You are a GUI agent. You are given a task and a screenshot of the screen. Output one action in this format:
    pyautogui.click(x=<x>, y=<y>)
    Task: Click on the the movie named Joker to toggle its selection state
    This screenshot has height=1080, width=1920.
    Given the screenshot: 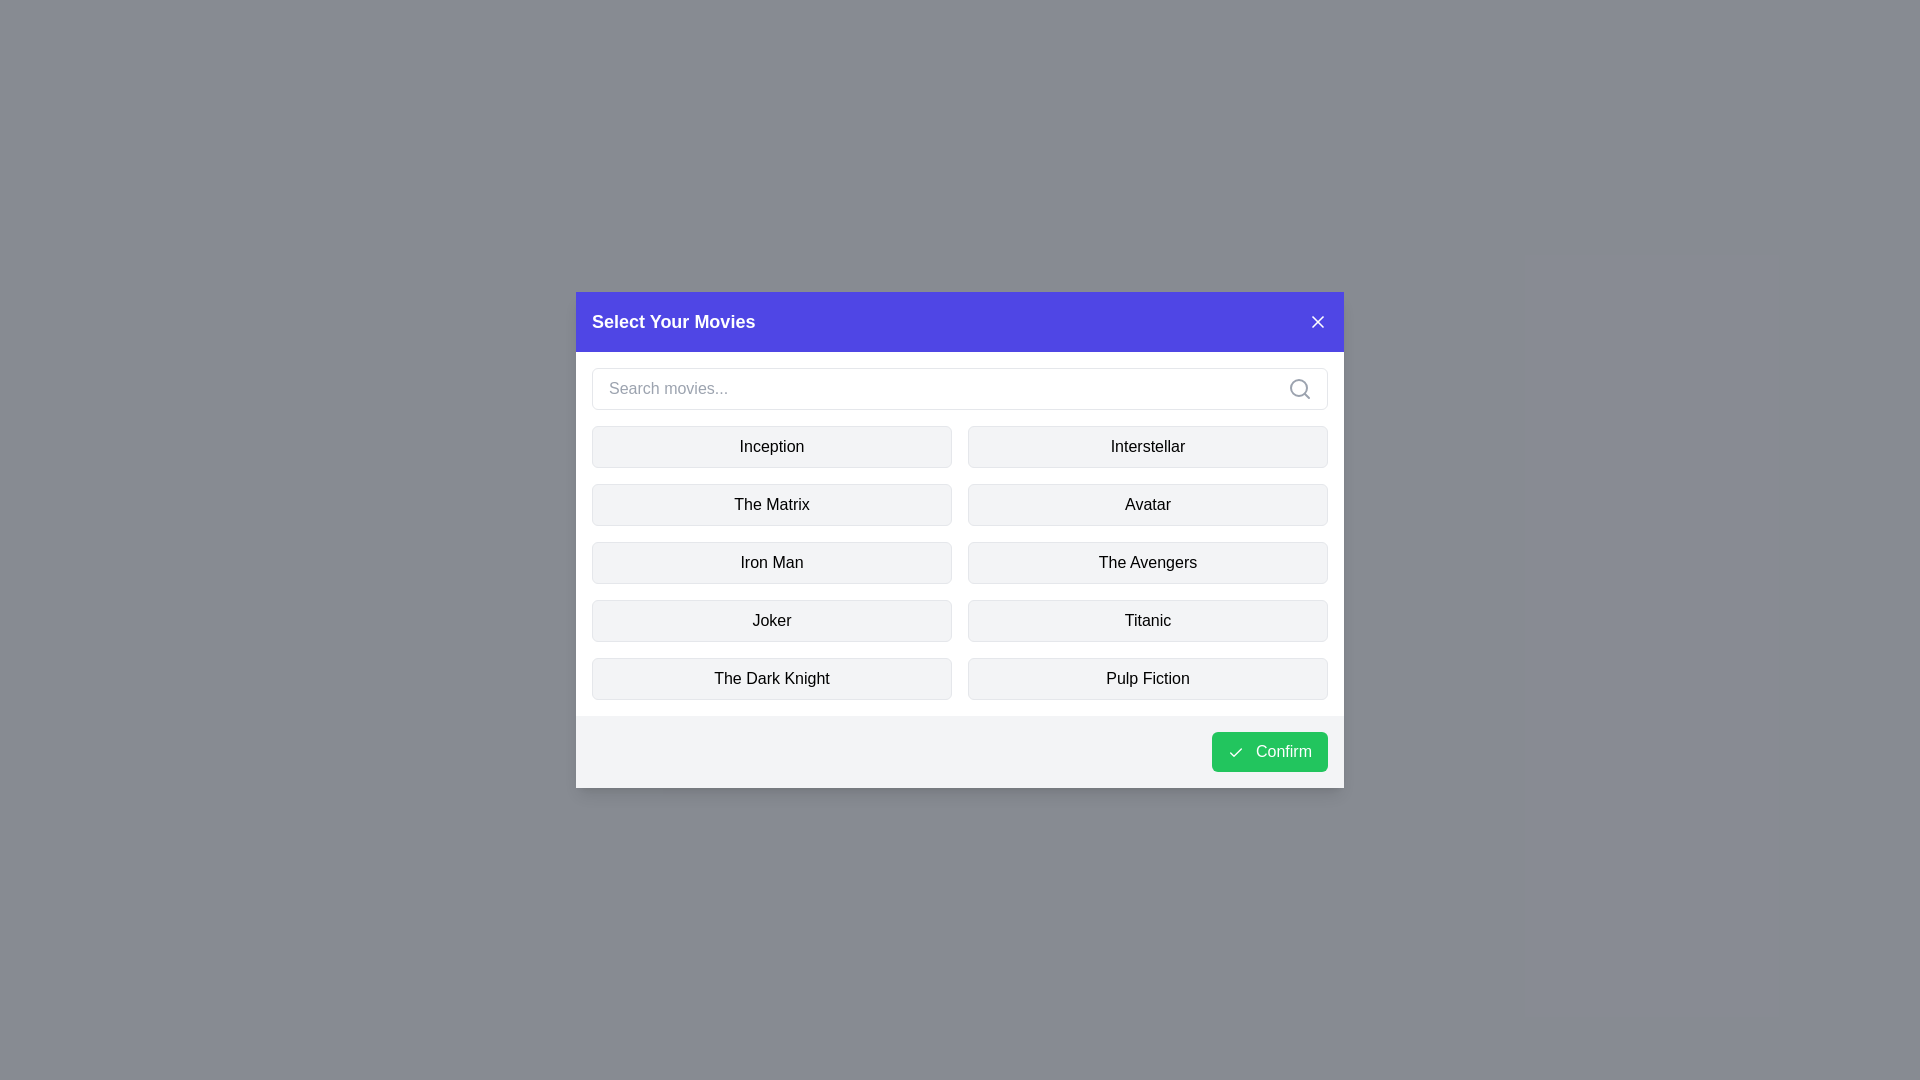 What is the action you would take?
    pyautogui.click(x=771, y=620)
    